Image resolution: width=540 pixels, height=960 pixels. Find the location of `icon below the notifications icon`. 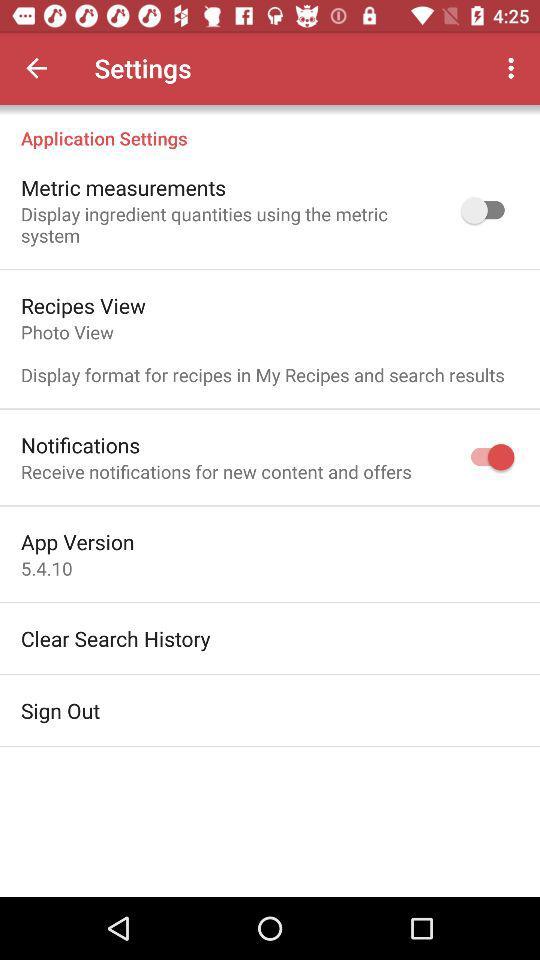

icon below the notifications icon is located at coordinates (215, 471).